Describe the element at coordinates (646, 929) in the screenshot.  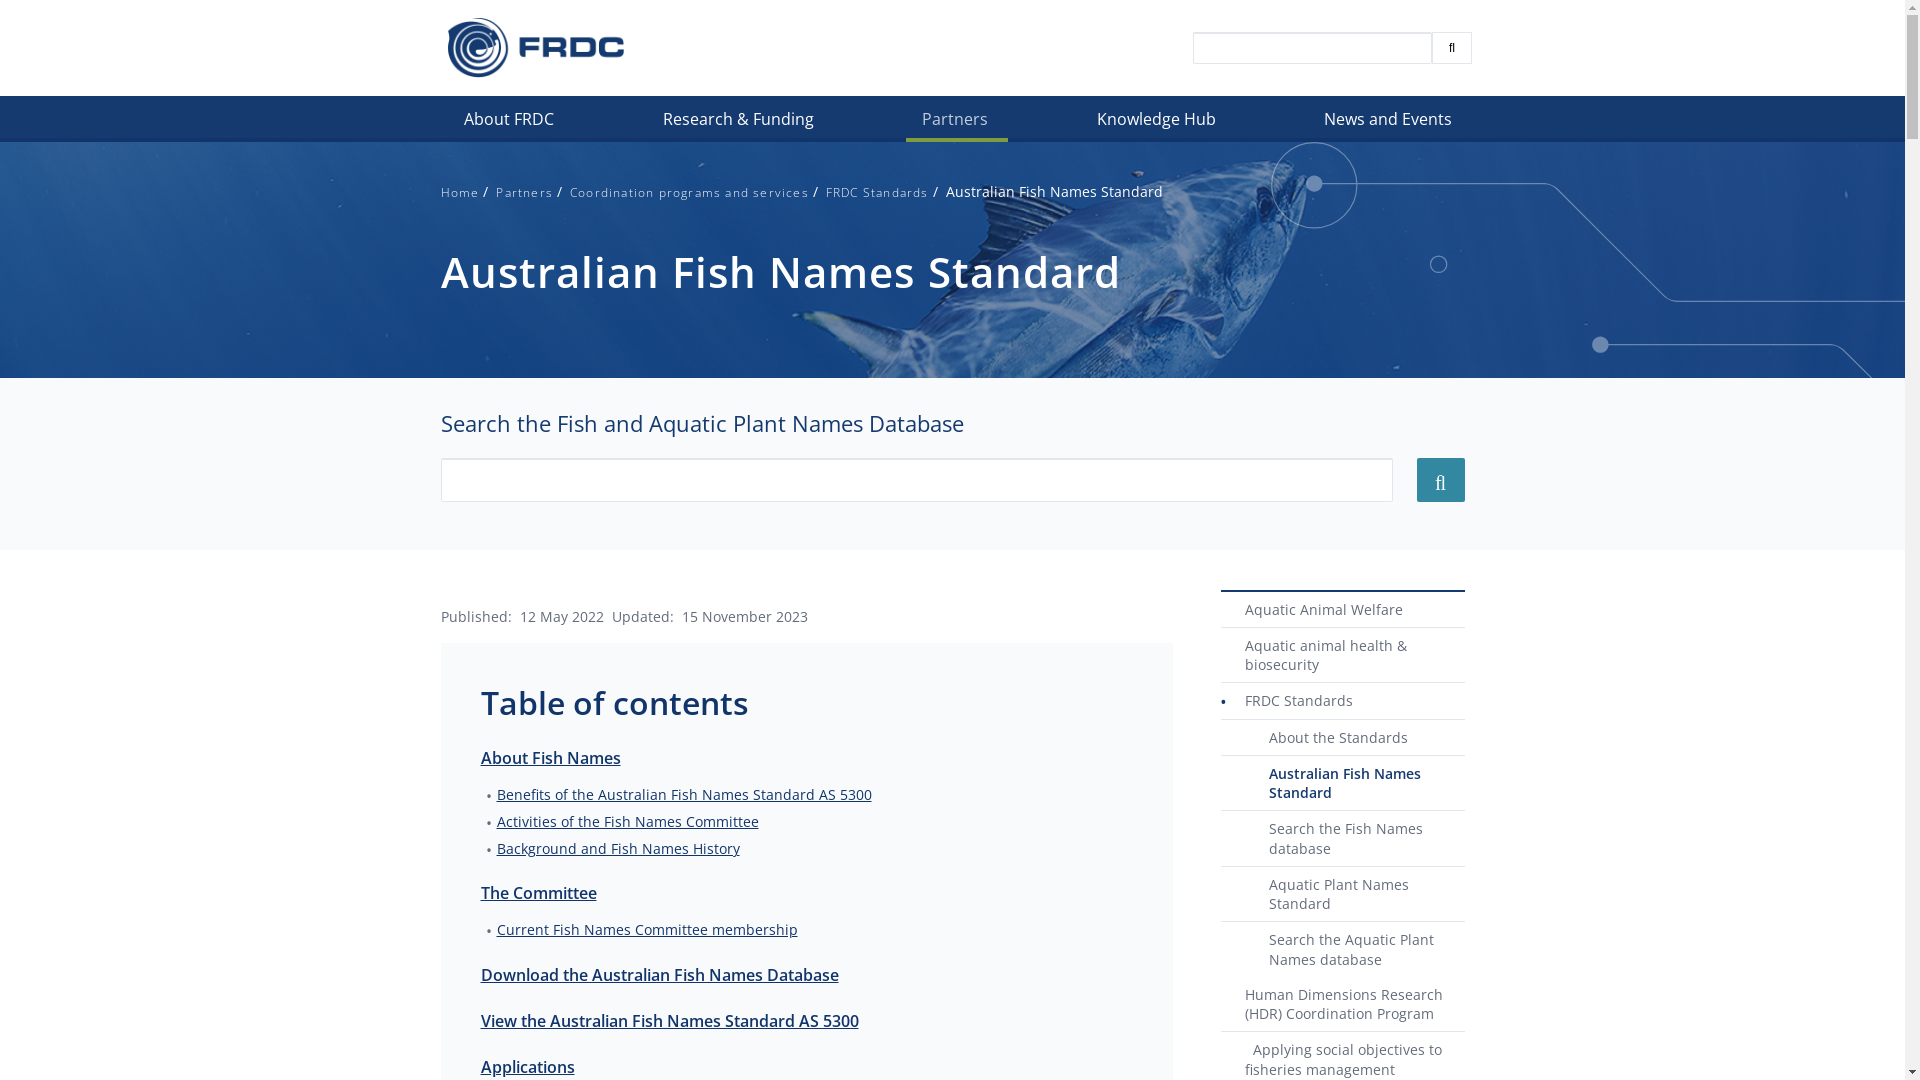
I see `'Current Fish Names Committee membership'` at that location.